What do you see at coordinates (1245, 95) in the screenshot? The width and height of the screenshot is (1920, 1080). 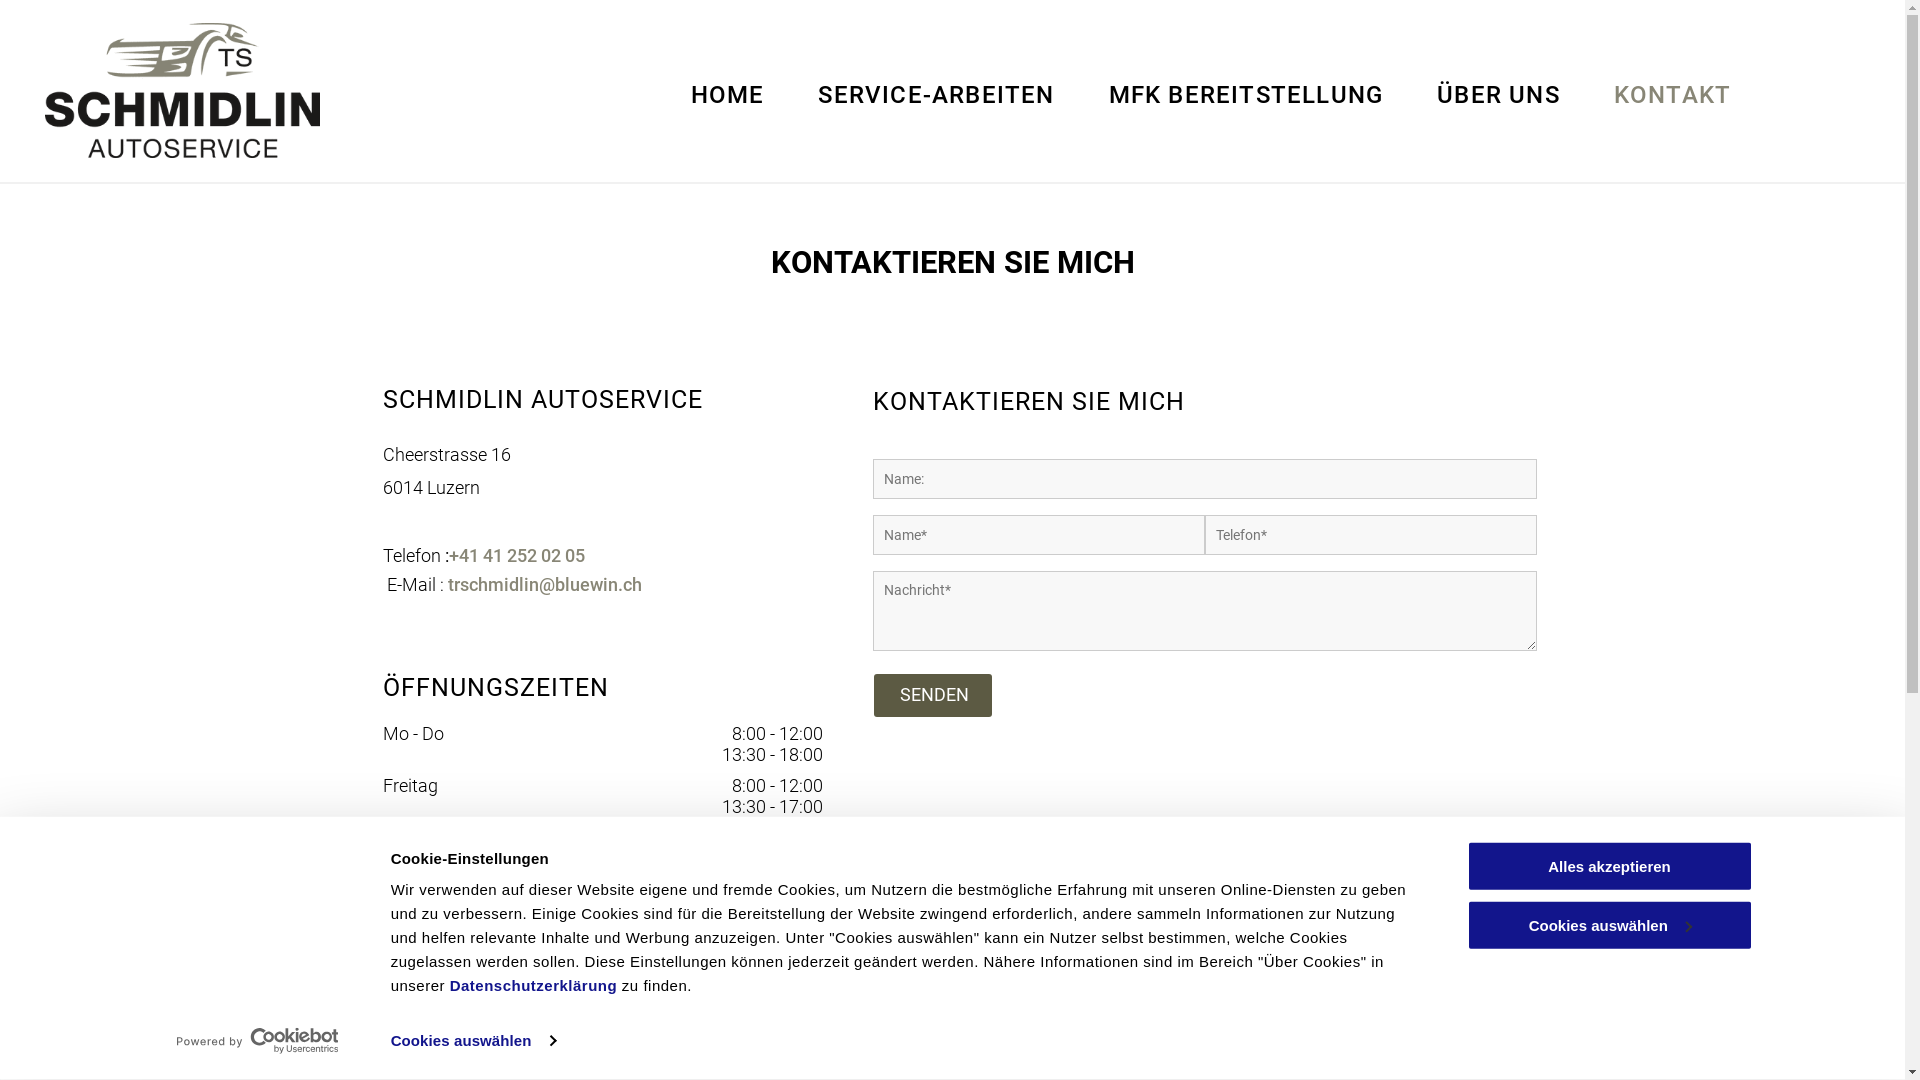 I see `'MFK BEREITSTELLUNG'` at bounding box center [1245, 95].